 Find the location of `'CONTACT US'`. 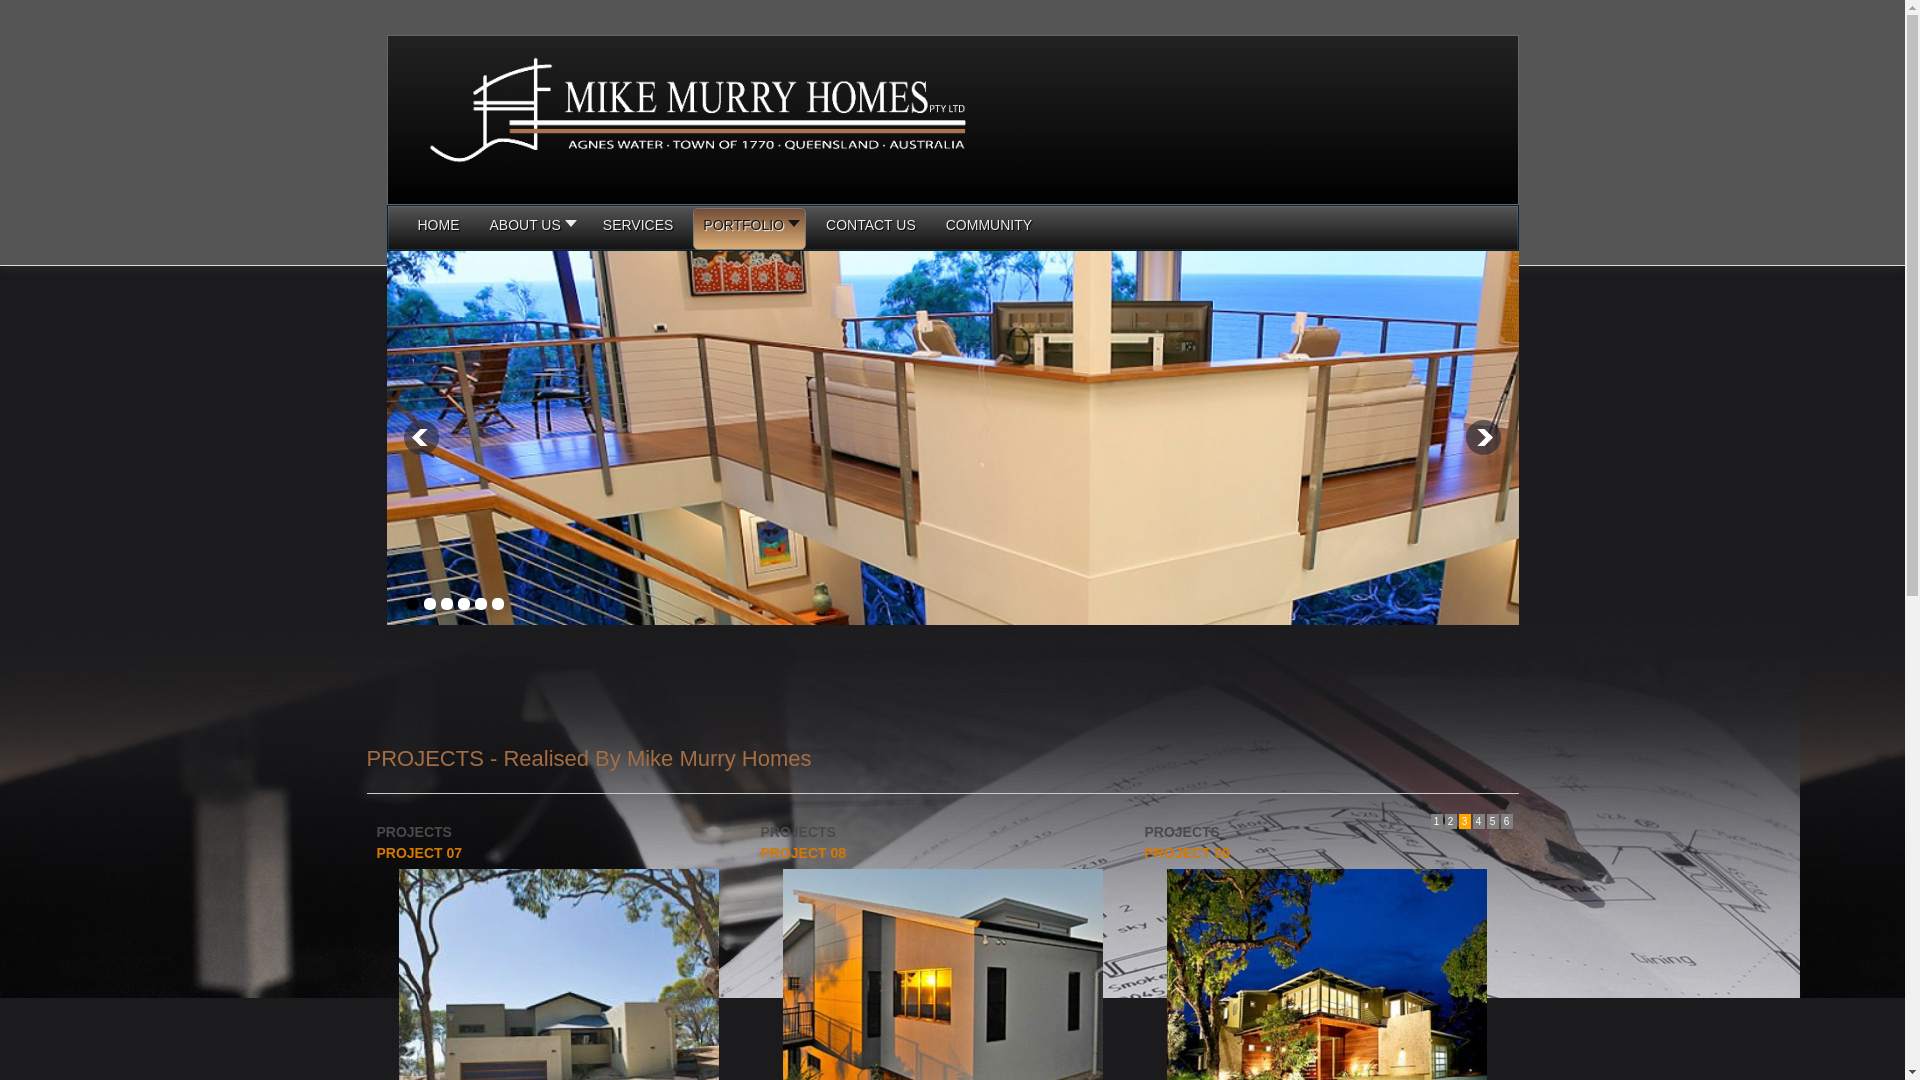

'CONTACT US' is located at coordinates (870, 229).